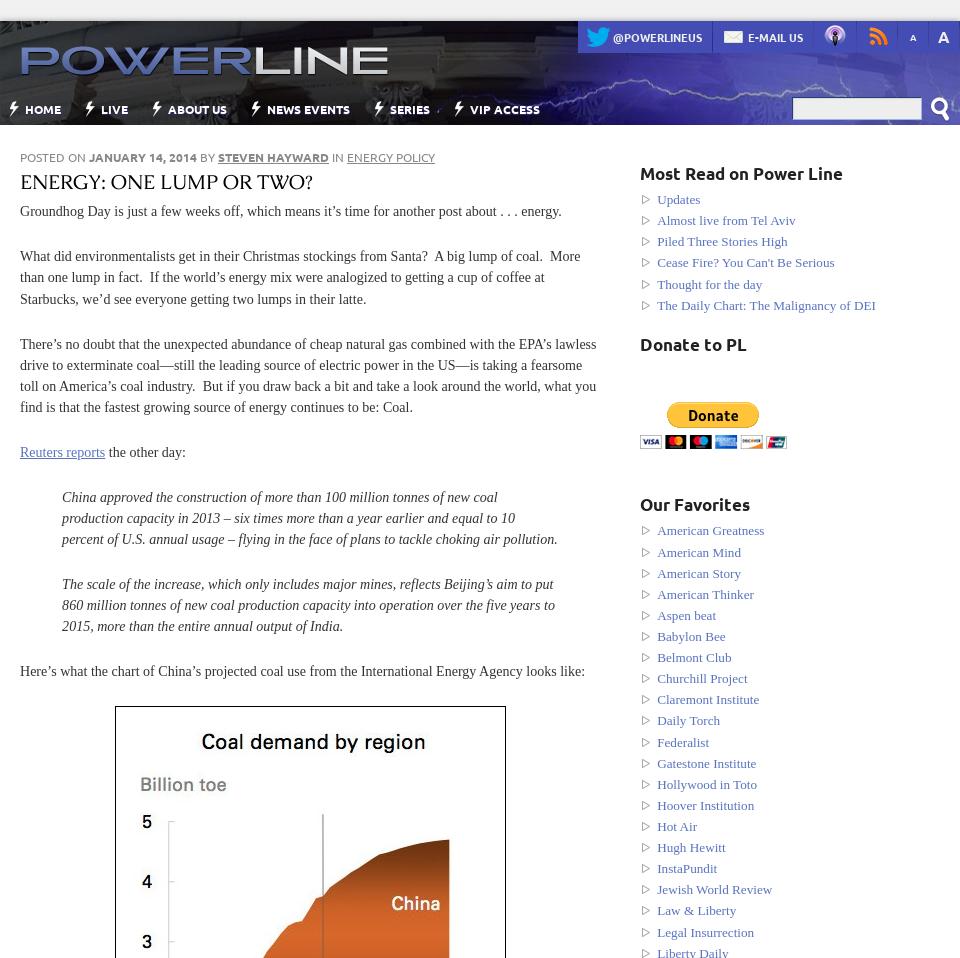 The image size is (960, 958). I want to click on 'Claremont Institute', so click(708, 698).